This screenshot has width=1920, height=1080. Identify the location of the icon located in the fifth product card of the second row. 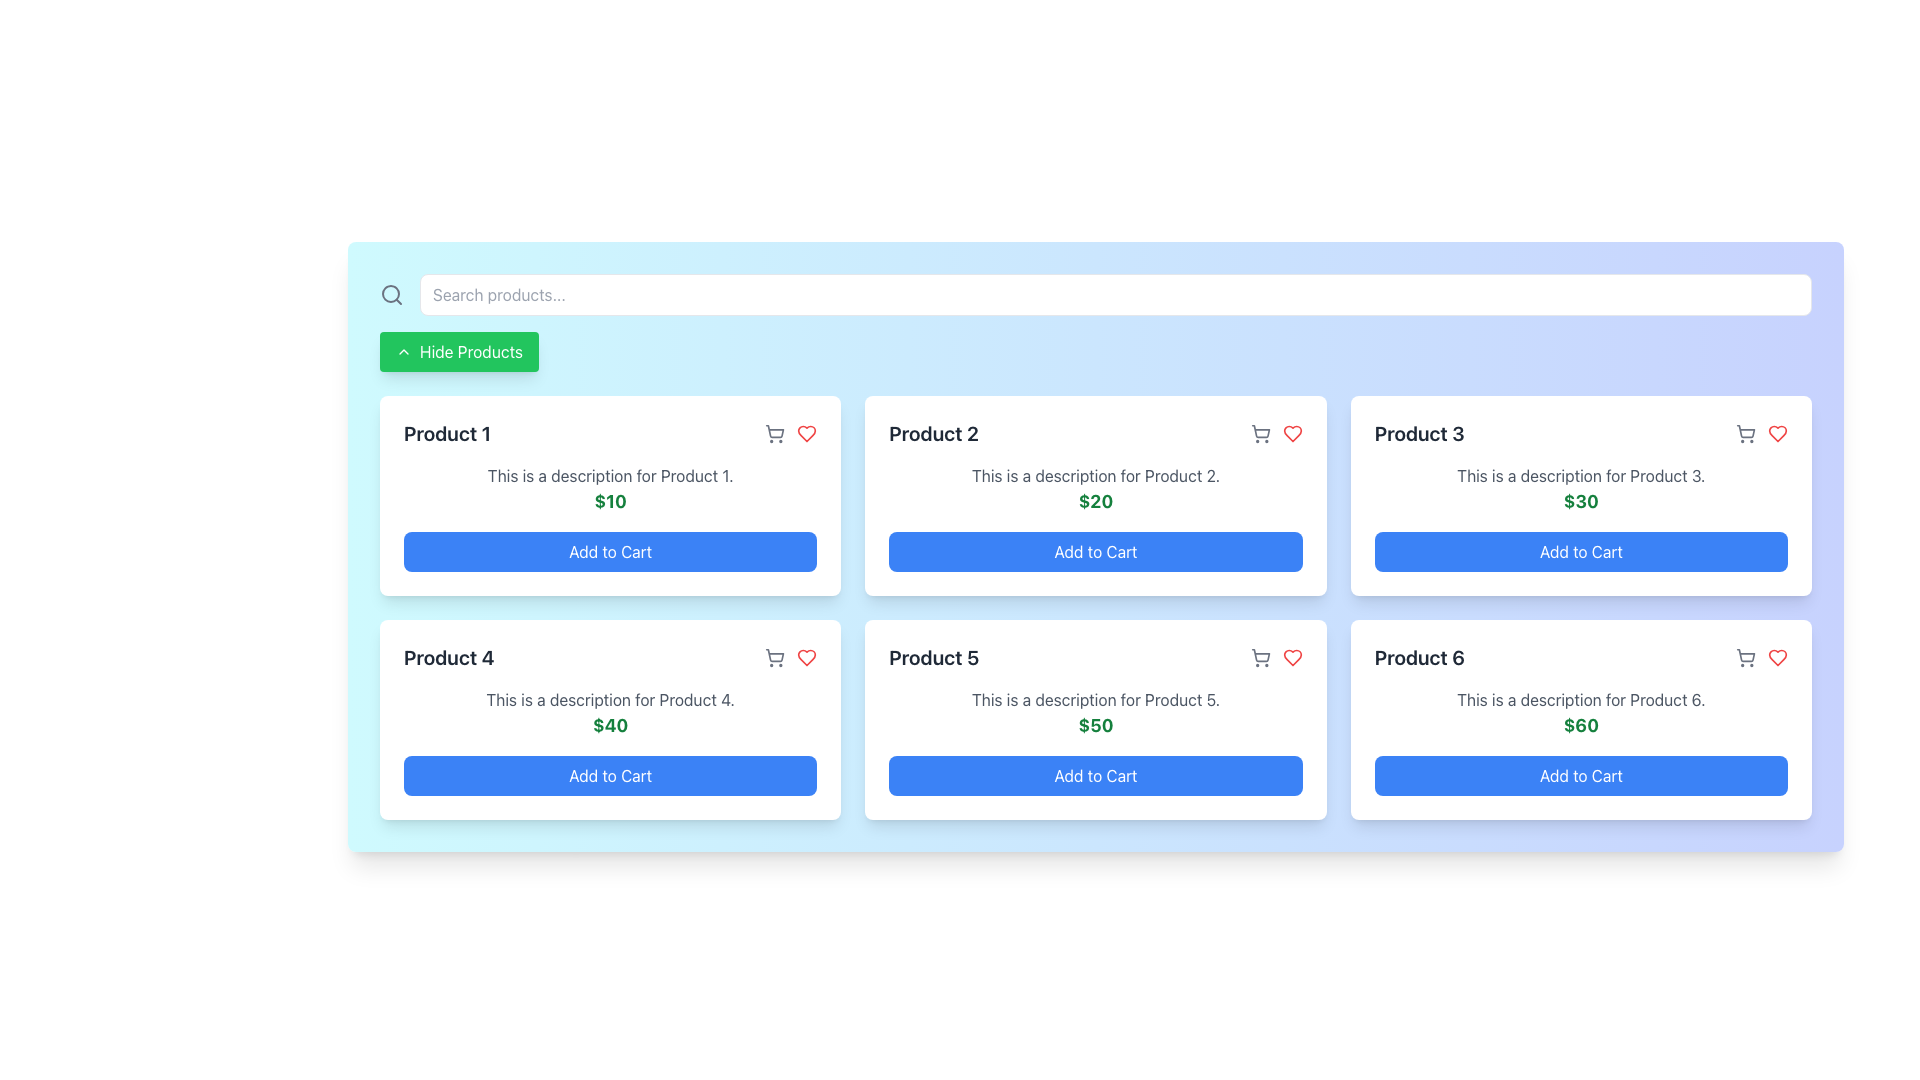
(1258, 658).